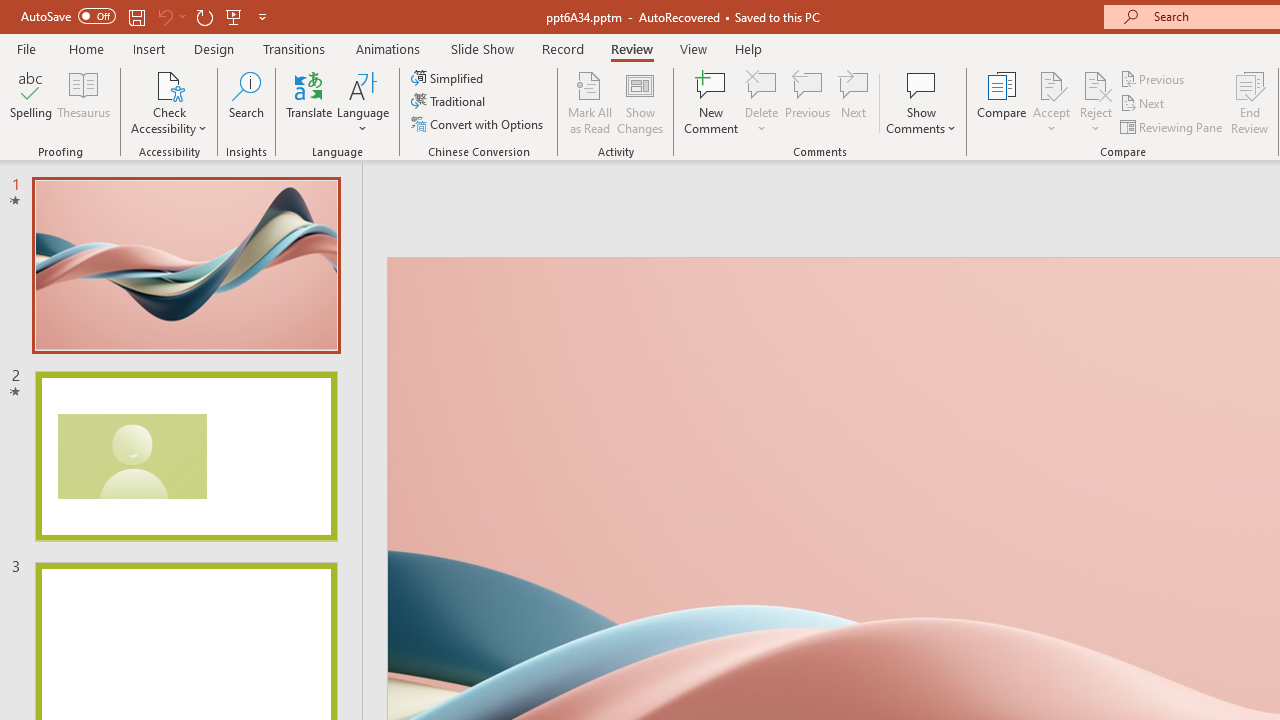 Image resolution: width=1280 pixels, height=720 pixels. What do you see at coordinates (1002, 103) in the screenshot?
I see `'Compare'` at bounding box center [1002, 103].